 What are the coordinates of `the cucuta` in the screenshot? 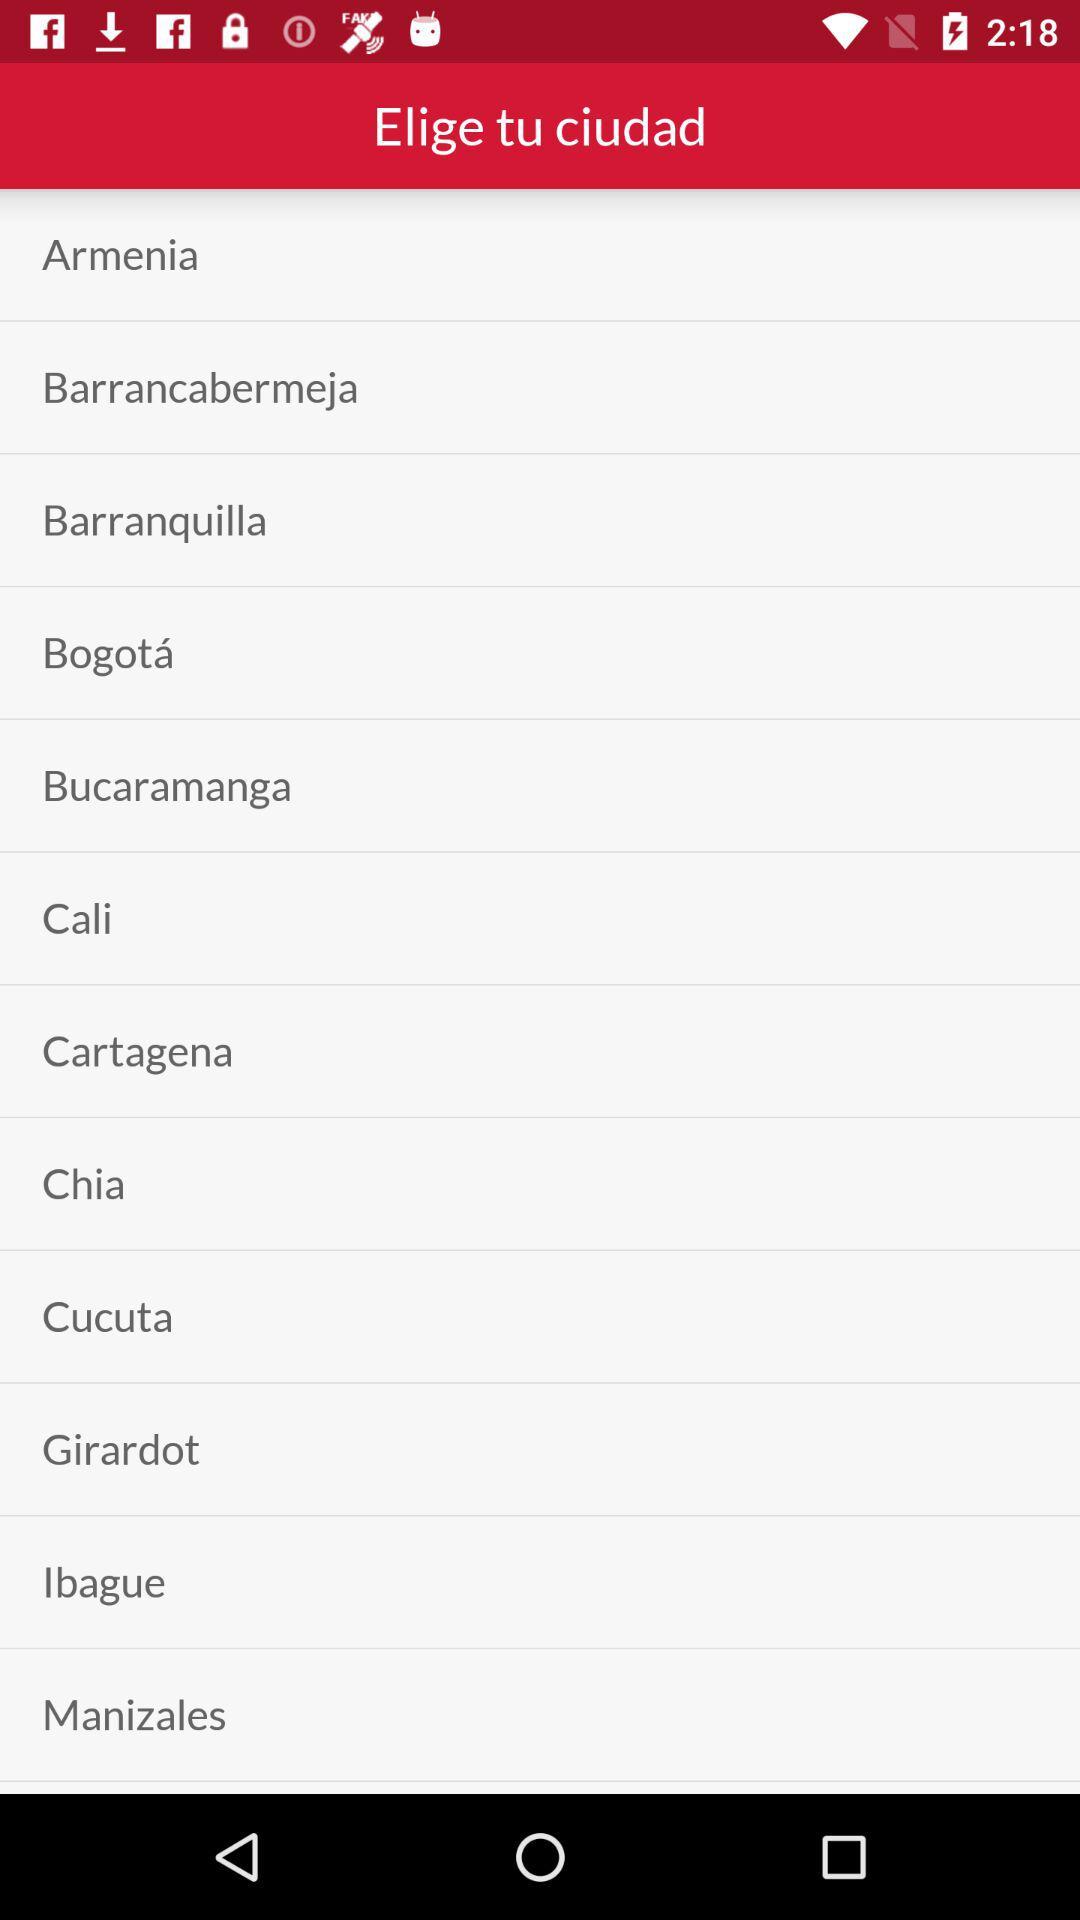 It's located at (107, 1316).